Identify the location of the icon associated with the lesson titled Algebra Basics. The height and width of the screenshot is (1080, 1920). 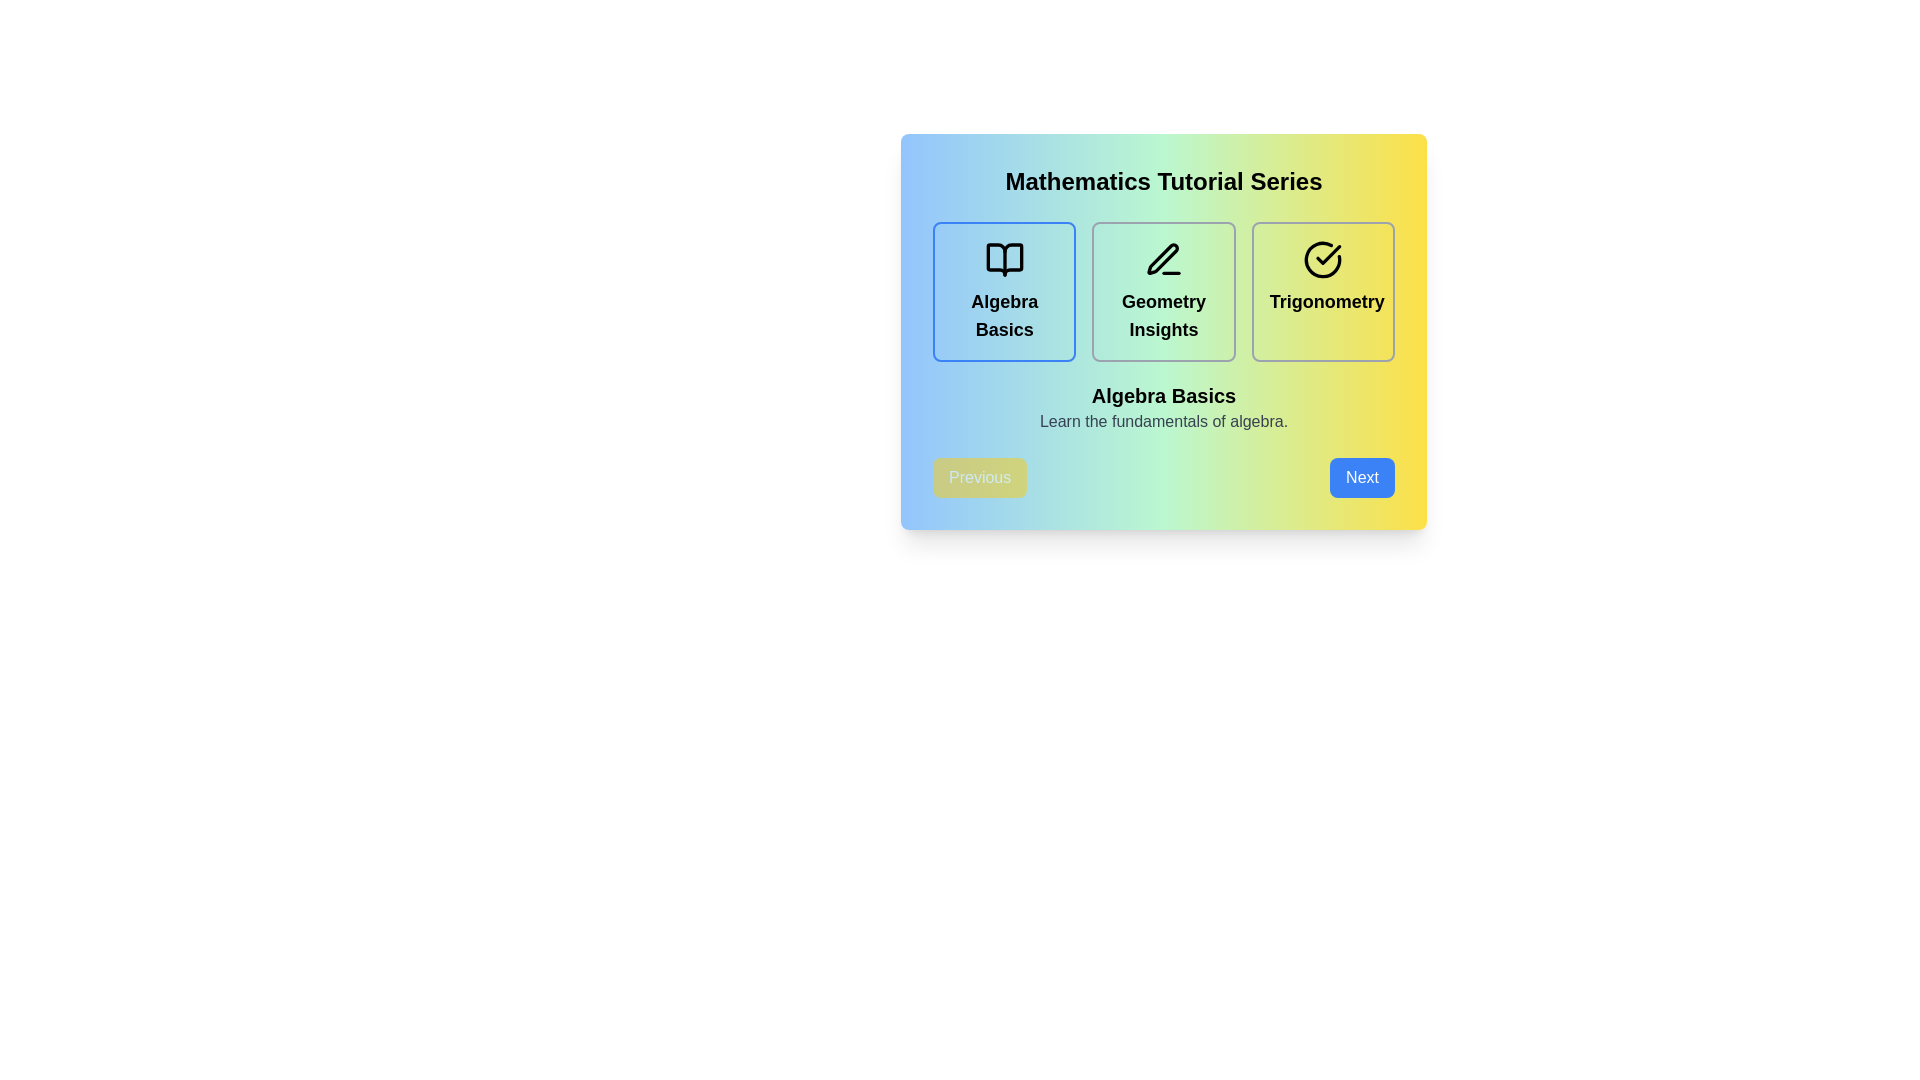
(1004, 258).